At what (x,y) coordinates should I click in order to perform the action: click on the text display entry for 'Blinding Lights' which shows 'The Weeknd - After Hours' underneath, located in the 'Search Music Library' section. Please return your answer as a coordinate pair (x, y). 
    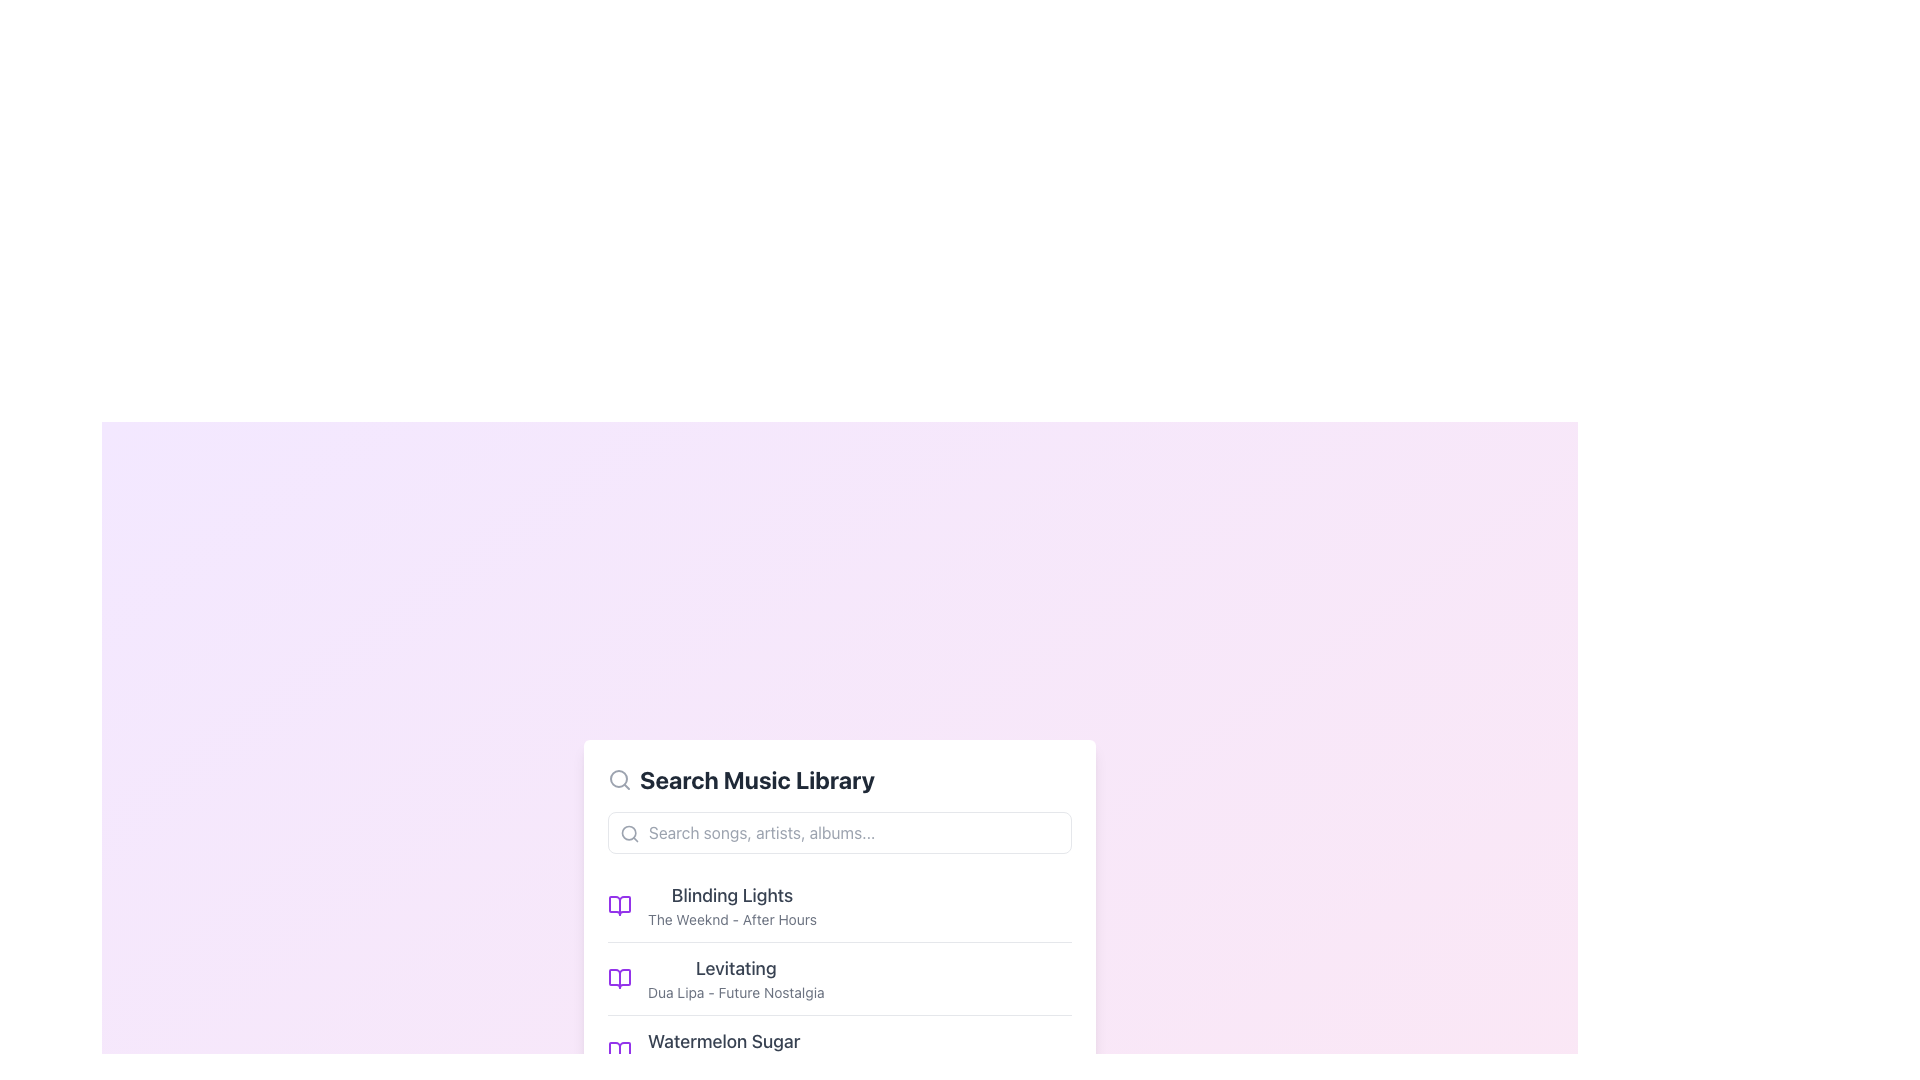
    Looking at the image, I should click on (731, 905).